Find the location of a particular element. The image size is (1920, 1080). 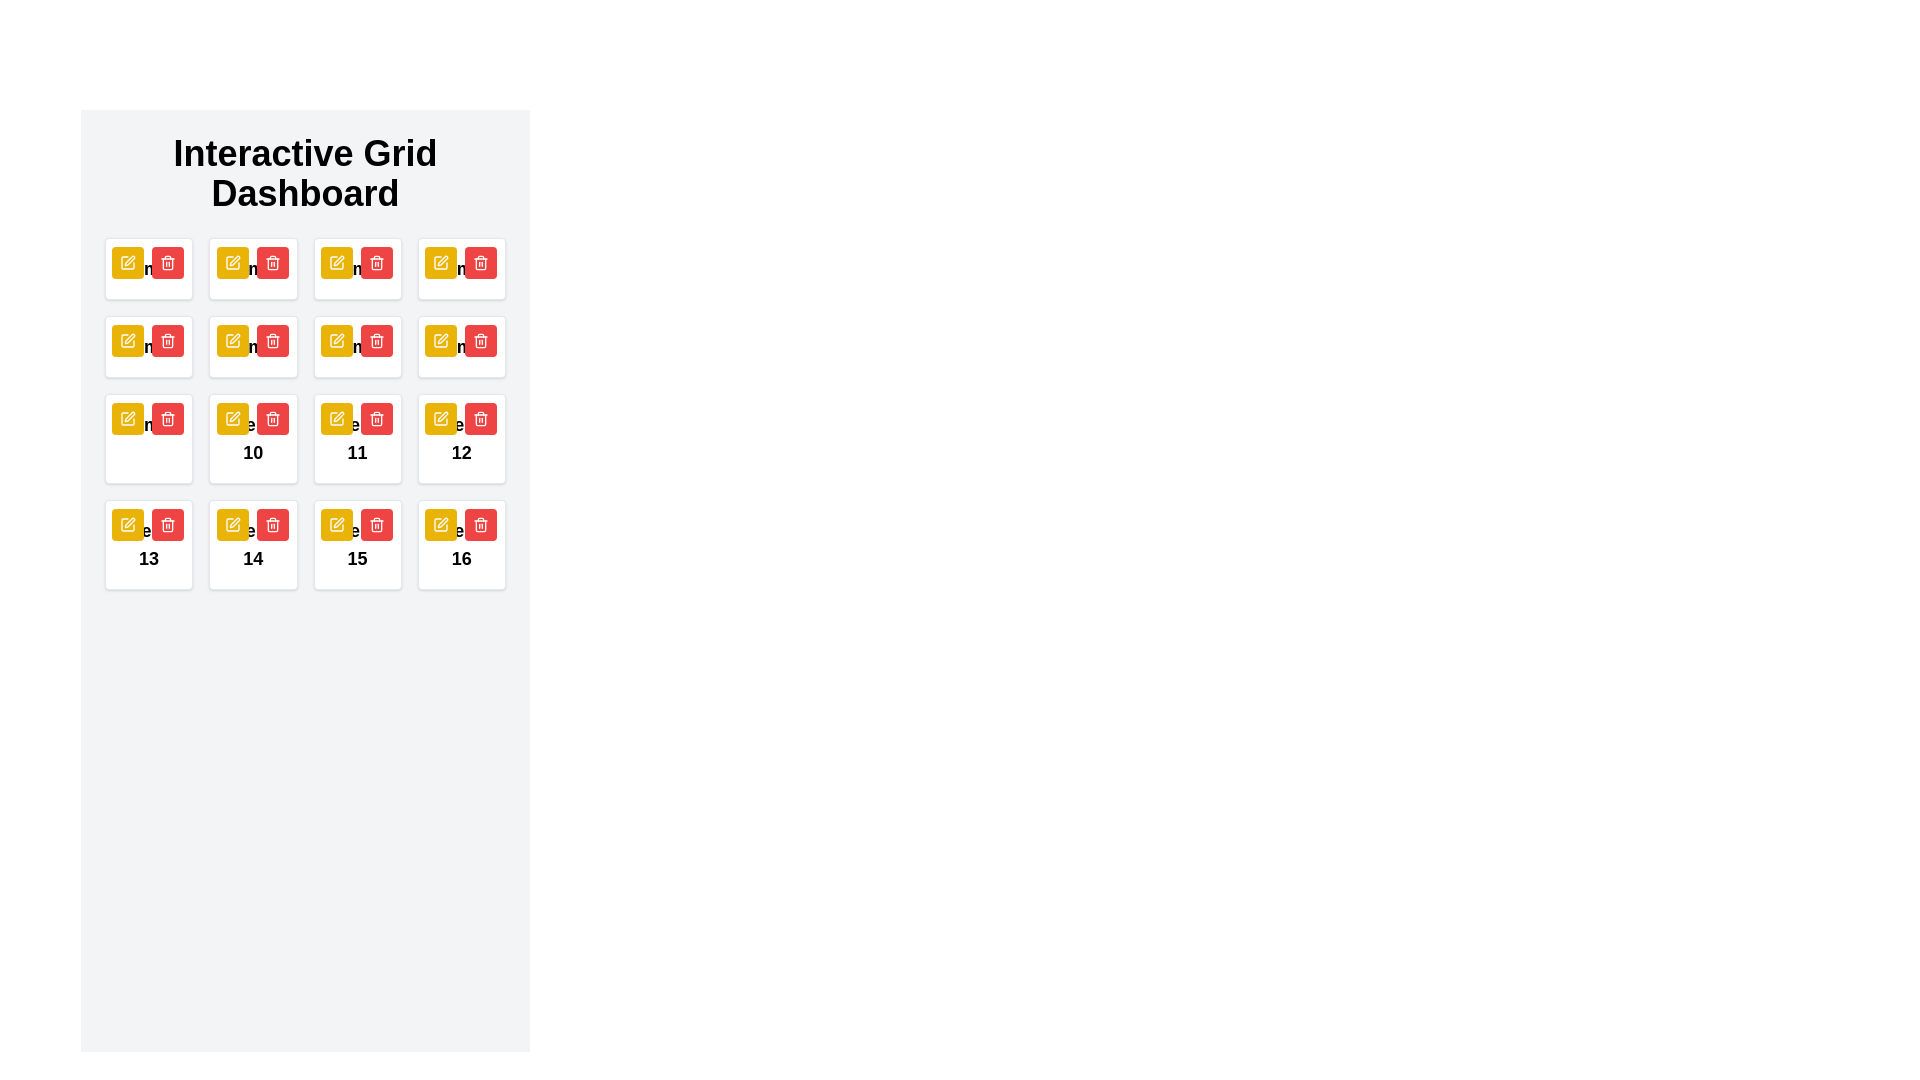

the yellow rounded button with a pen icon located at the bottom row, first position is located at coordinates (127, 523).